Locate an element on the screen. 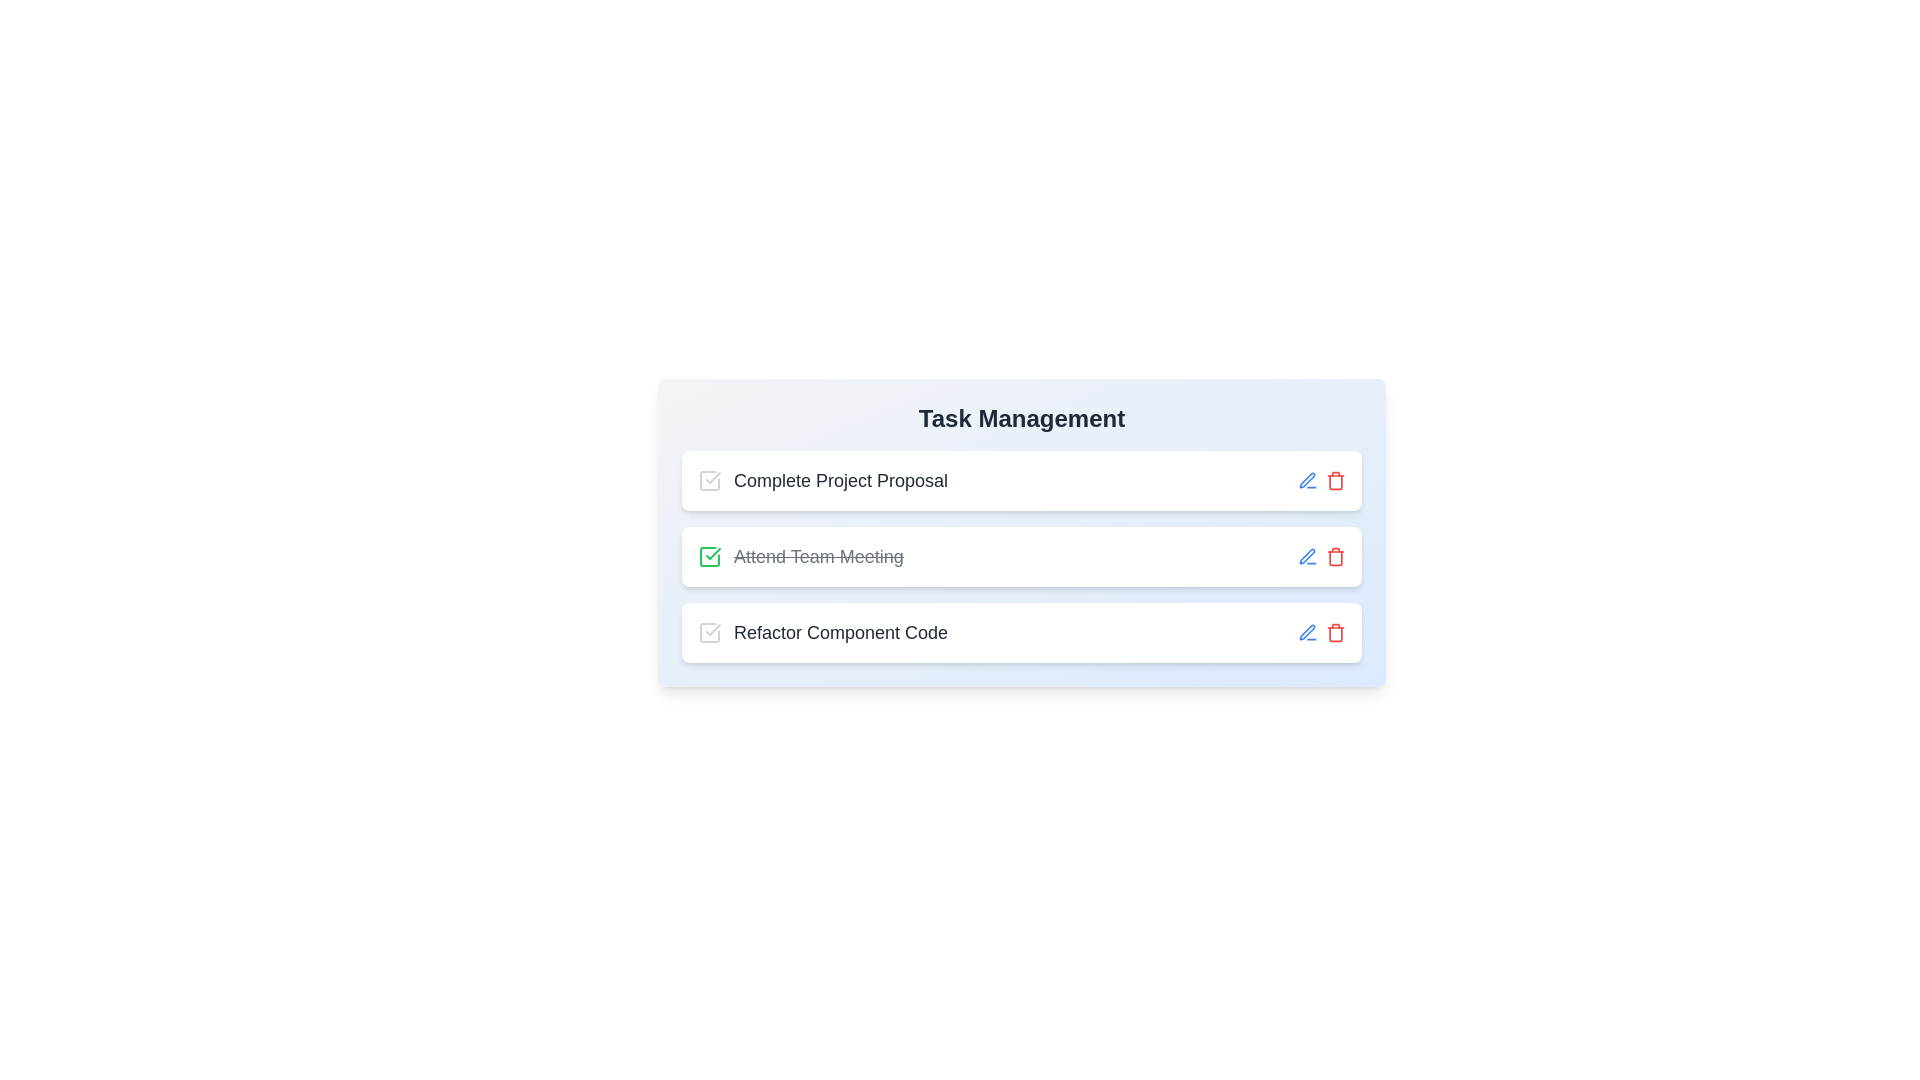  the Checkbox icon located in the SVG graphic in the first column of the third row, adjacent to the label 'Refactor Component Code' is located at coordinates (710, 632).